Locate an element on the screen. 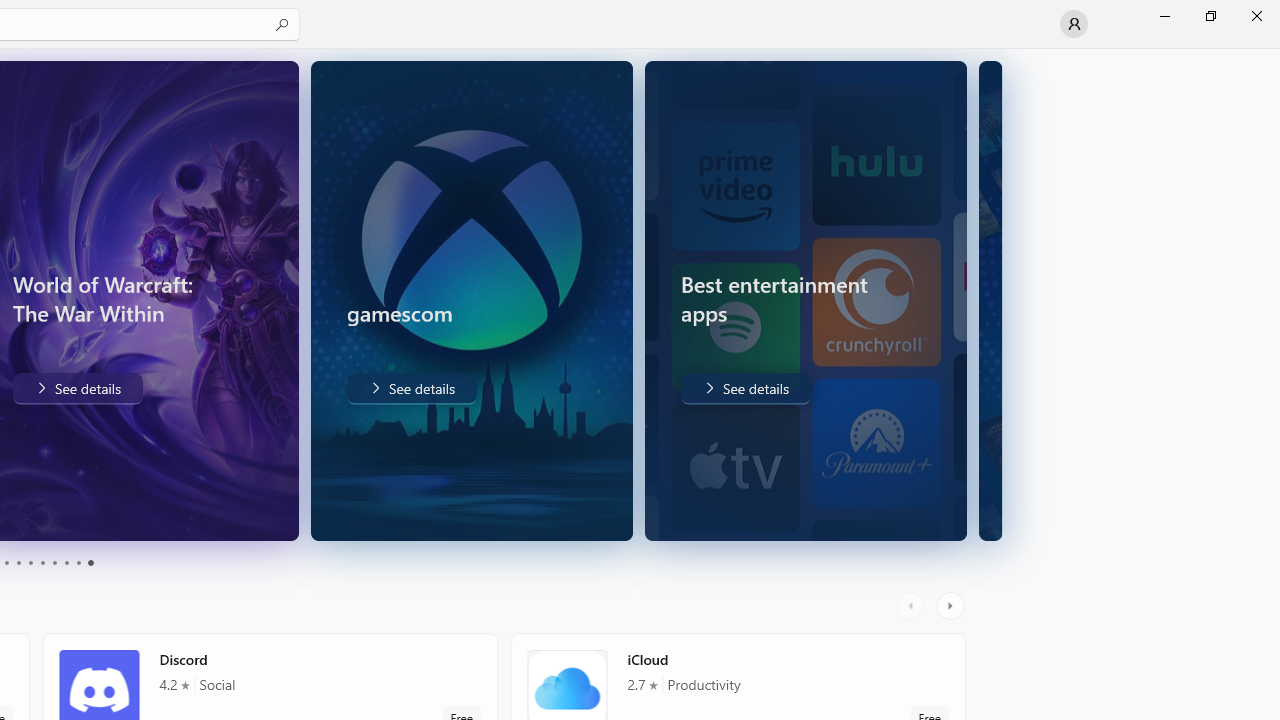 This screenshot has height=720, width=1280. 'Page 7' is located at coordinates (54, 563).